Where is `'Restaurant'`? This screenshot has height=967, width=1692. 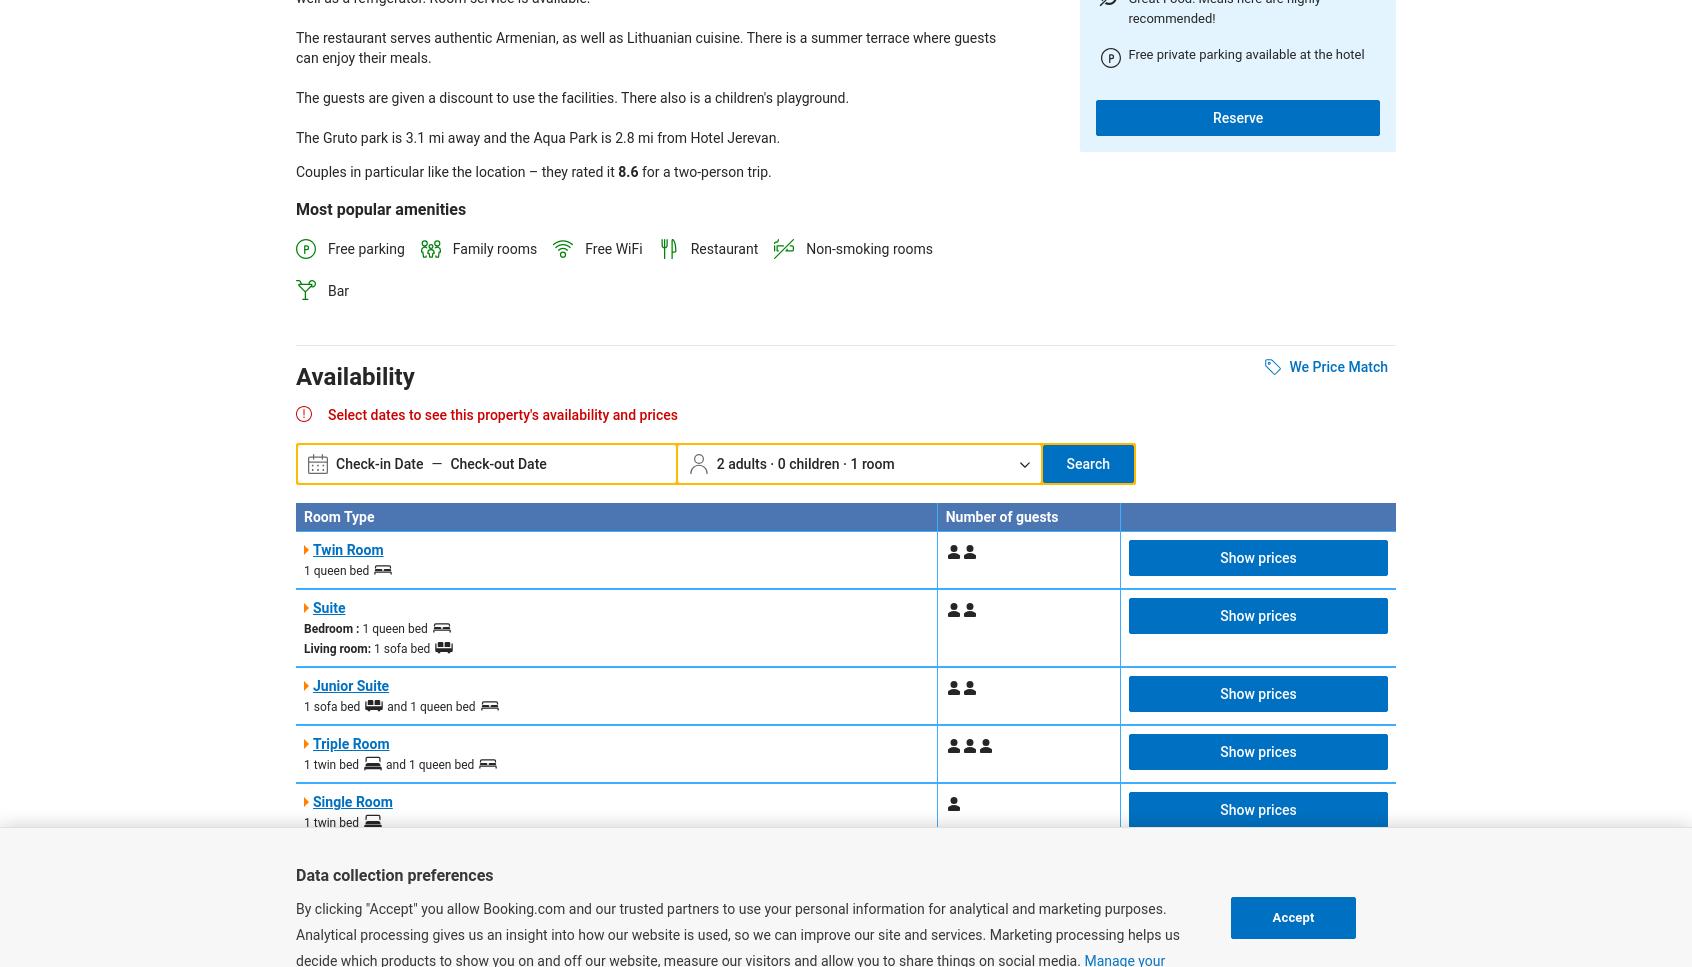 'Restaurant' is located at coordinates (723, 249).